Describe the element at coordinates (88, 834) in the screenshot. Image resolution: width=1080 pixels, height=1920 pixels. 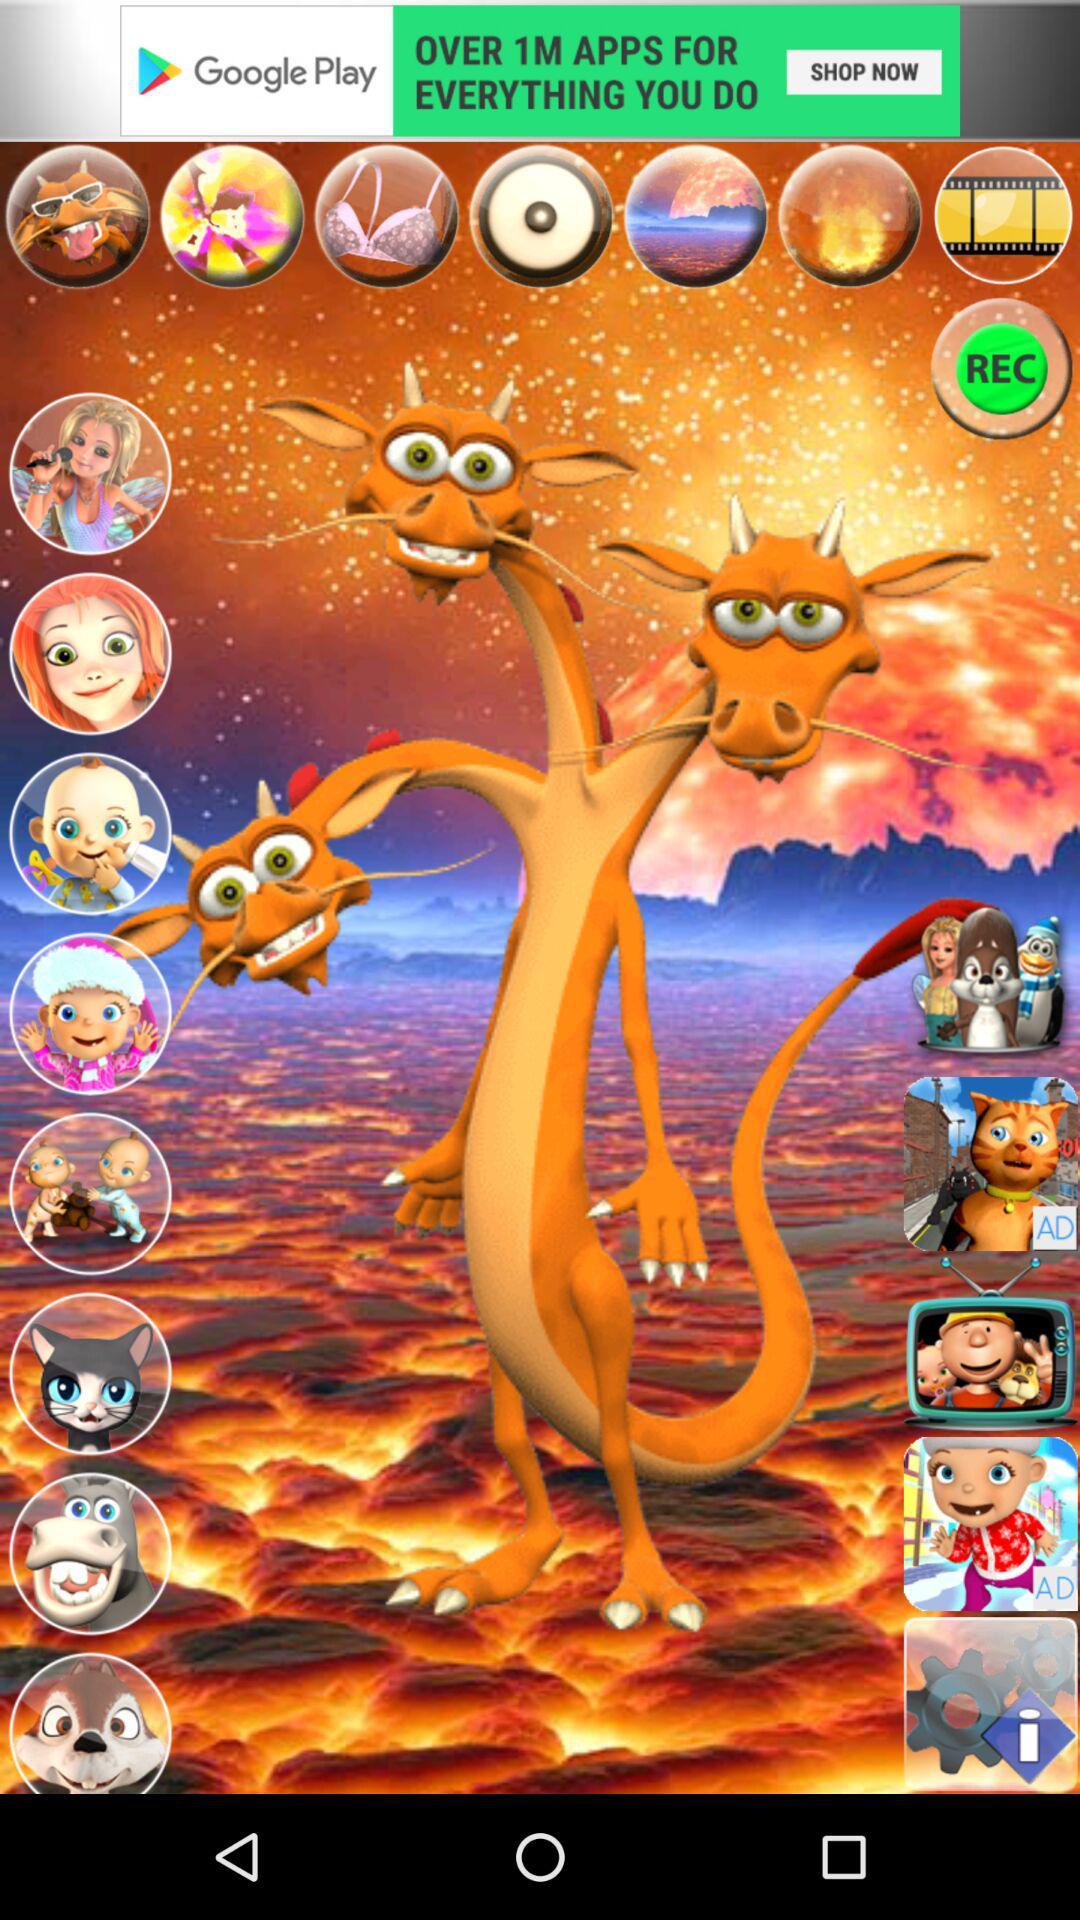
I see `the character` at that location.